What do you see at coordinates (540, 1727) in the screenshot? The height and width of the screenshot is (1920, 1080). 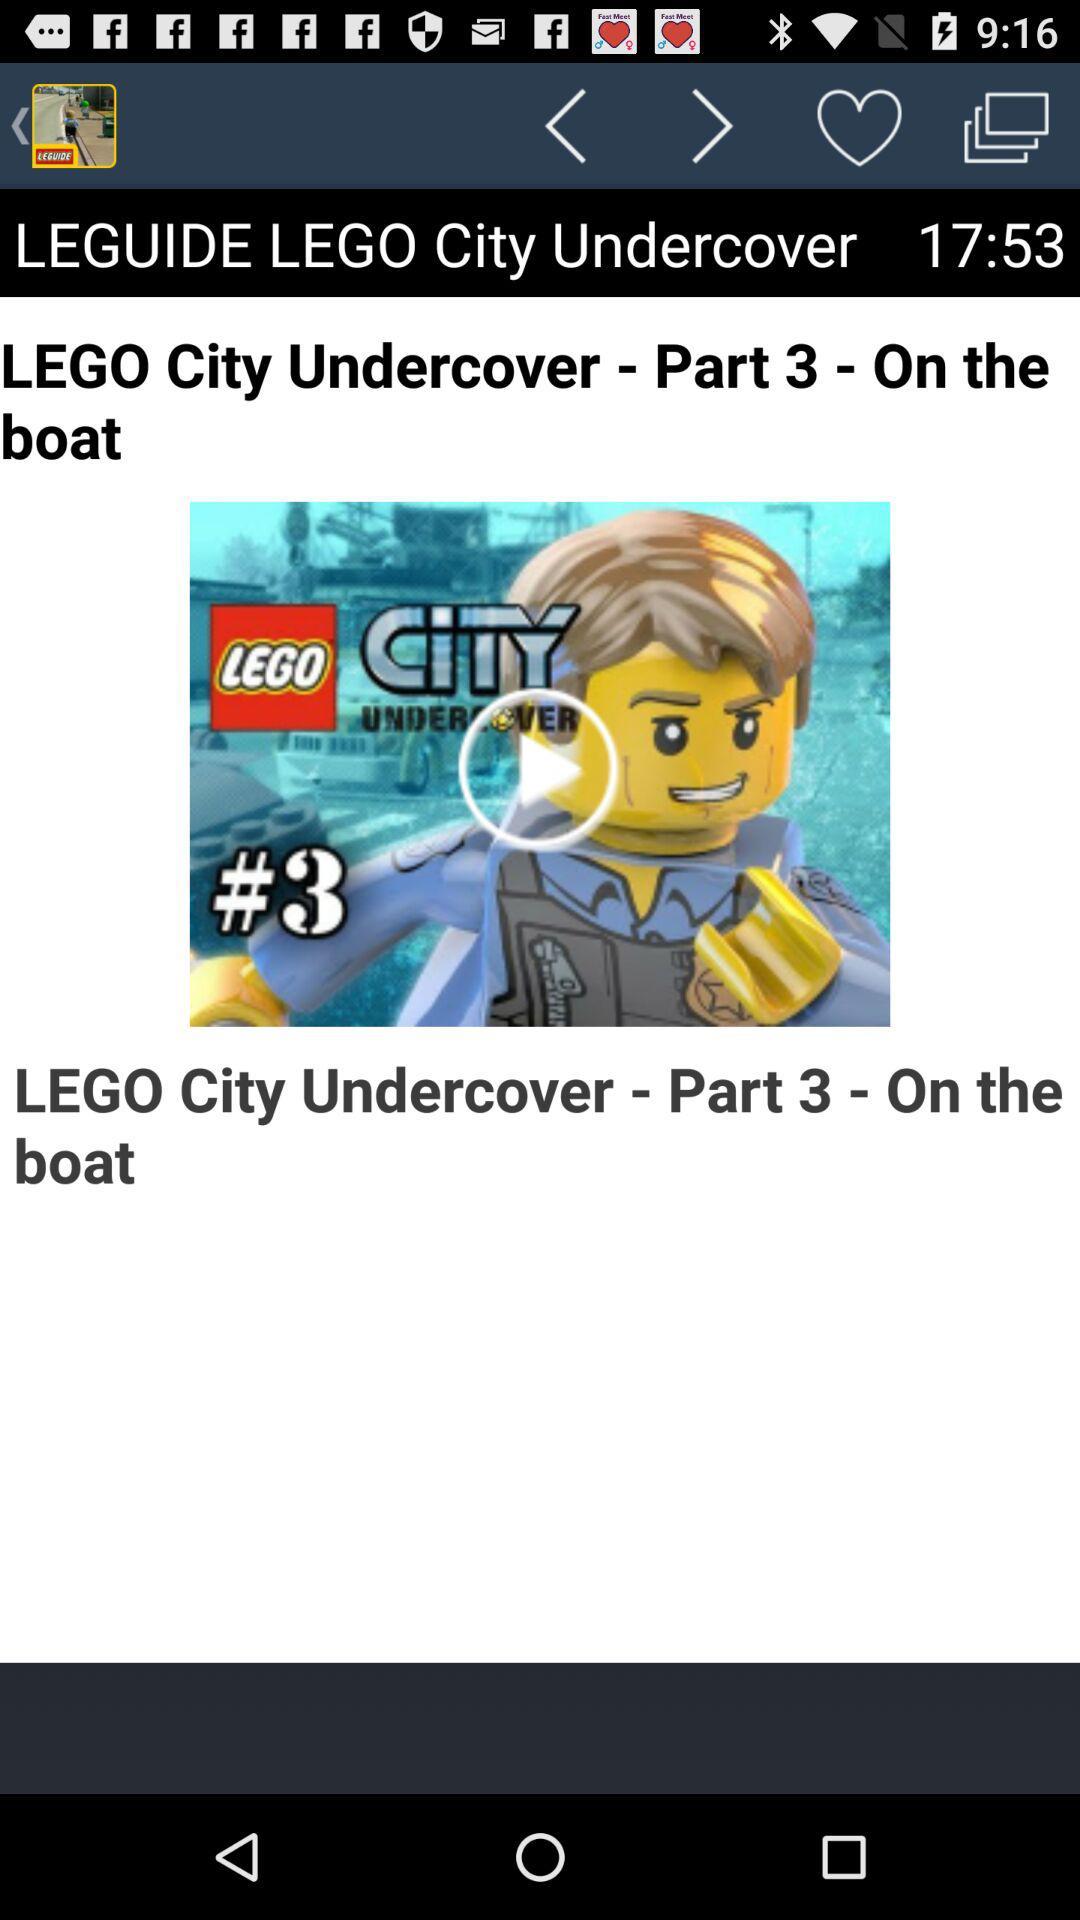 I see `item at the bottom` at bounding box center [540, 1727].